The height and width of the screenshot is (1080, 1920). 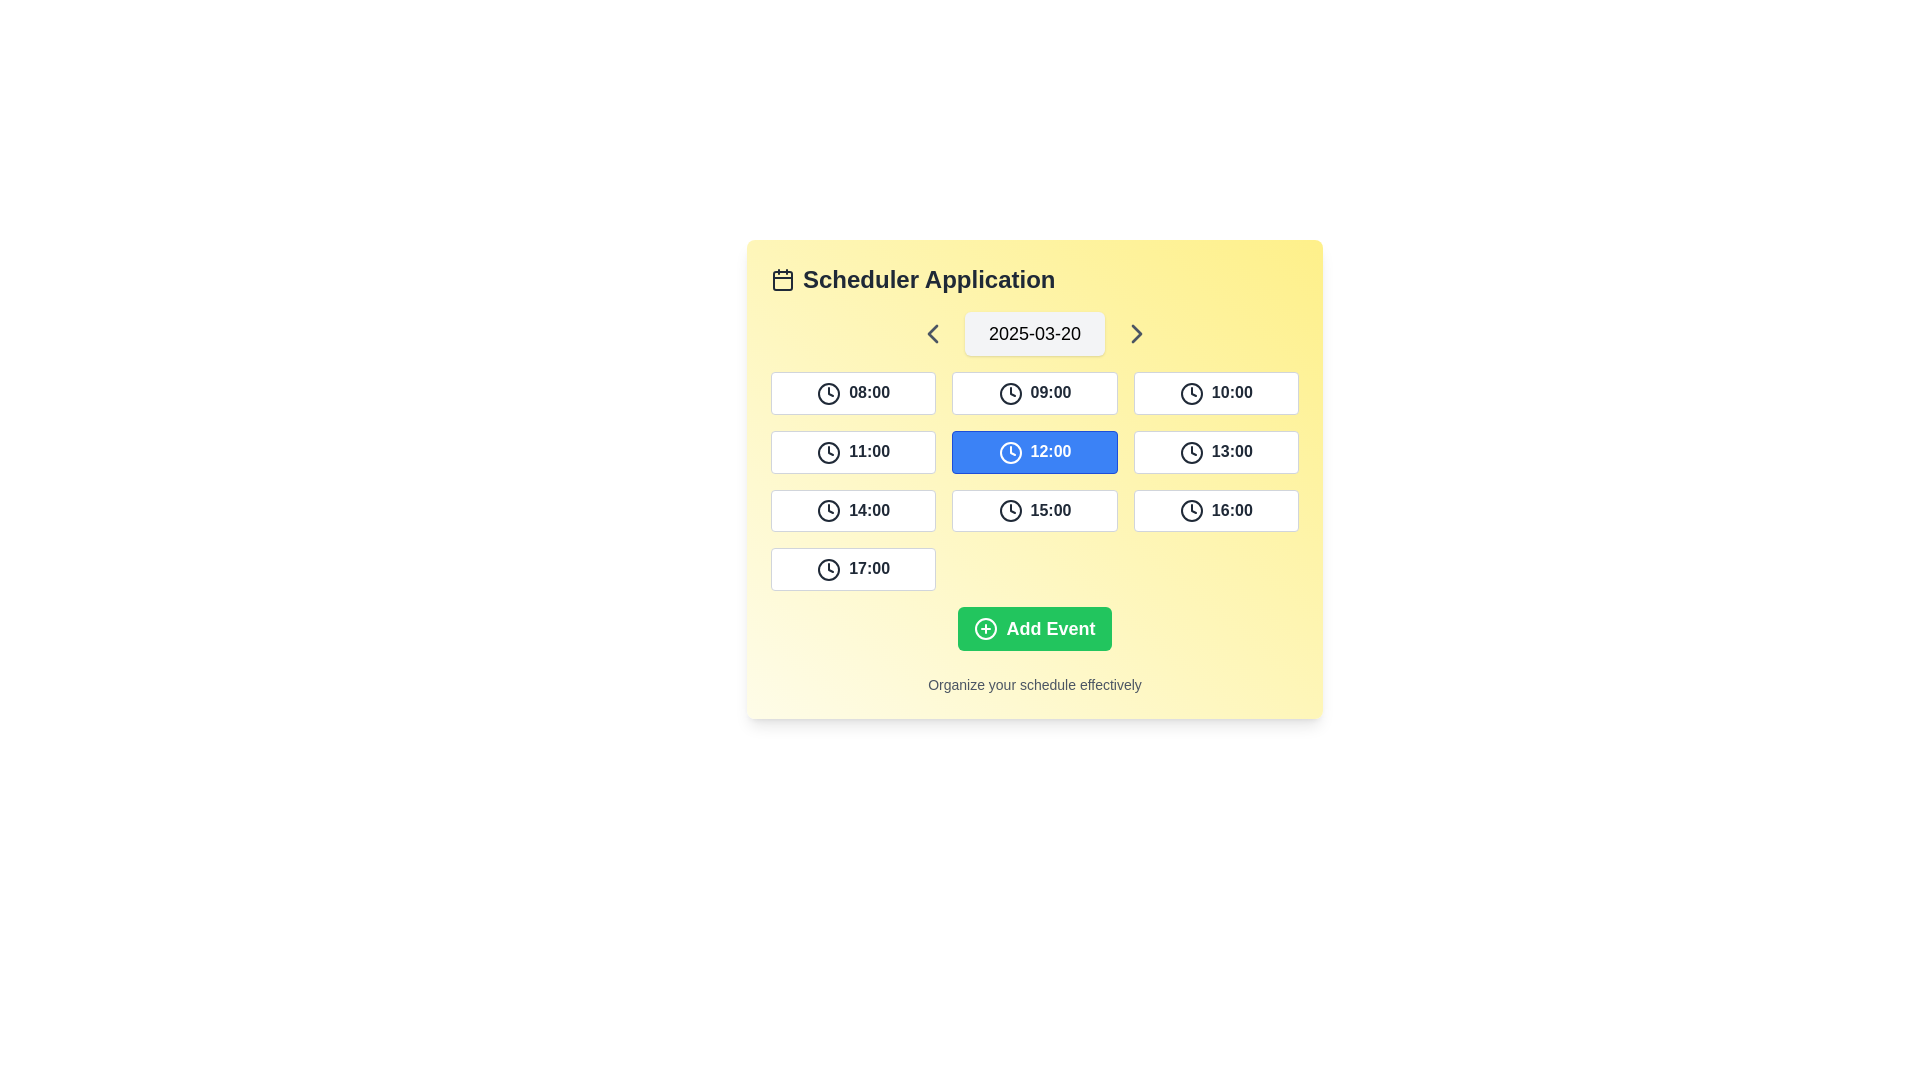 I want to click on the circular icon with a plus sign in its center, which is enclosed within a green circular outline, located at the center of the 'Add Event' button in the scheduler interface, so click(x=986, y=628).